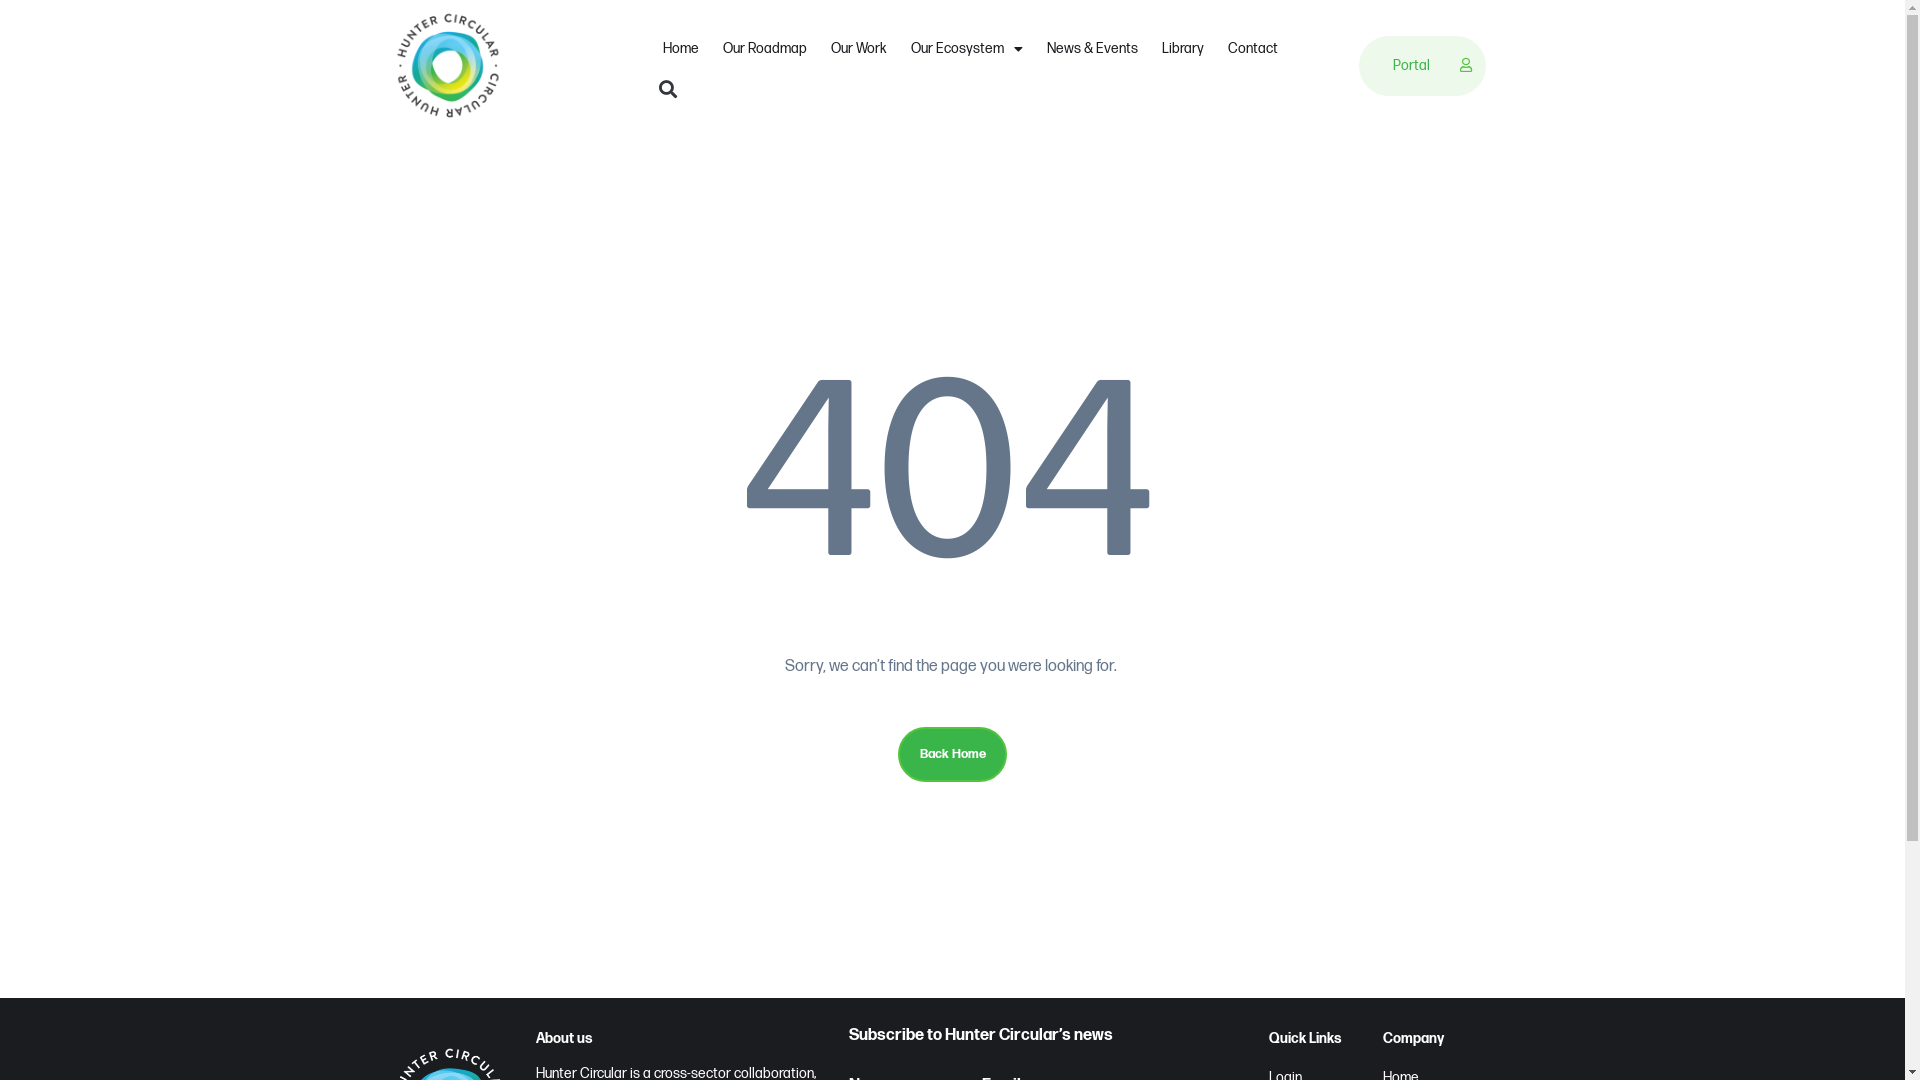 Image resolution: width=1920 pixels, height=1080 pixels. What do you see at coordinates (1150, 48) in the screenshot?
I see `'Library'` at bounding box center [1150, 48].